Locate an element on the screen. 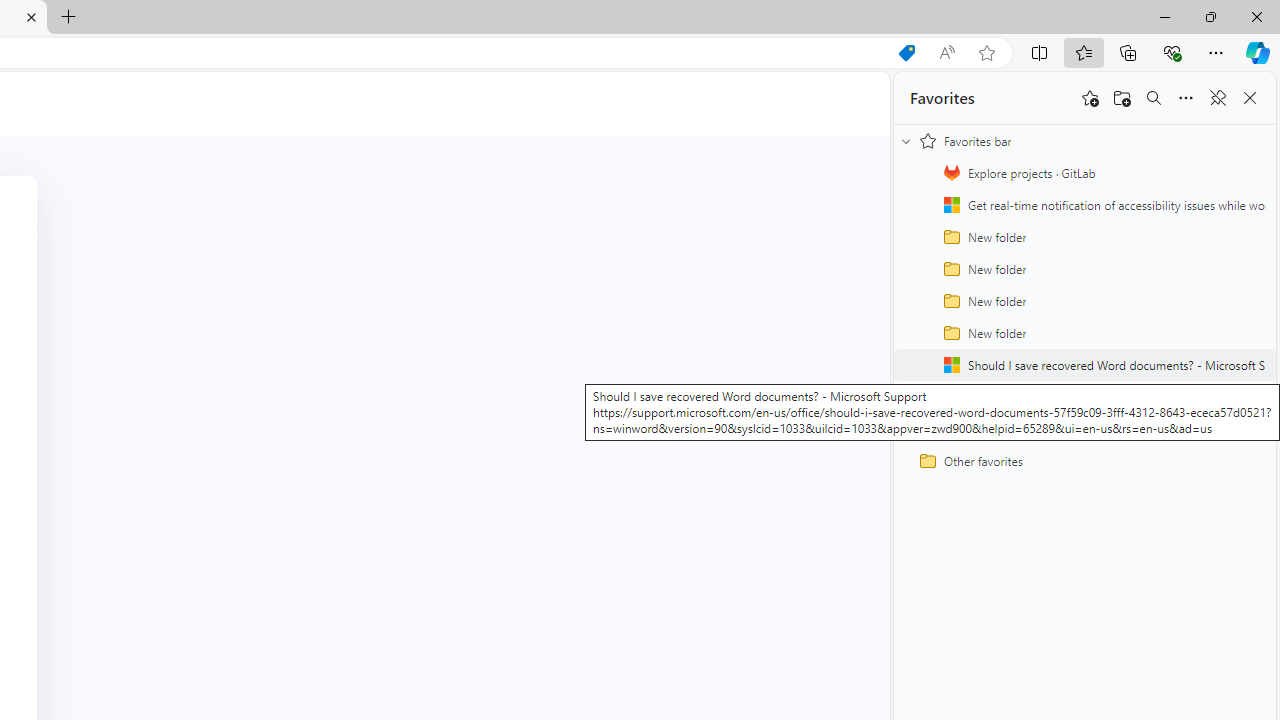 The image size is (1280, 720). 'Search favorites' is located at coordinates (1153, 98).